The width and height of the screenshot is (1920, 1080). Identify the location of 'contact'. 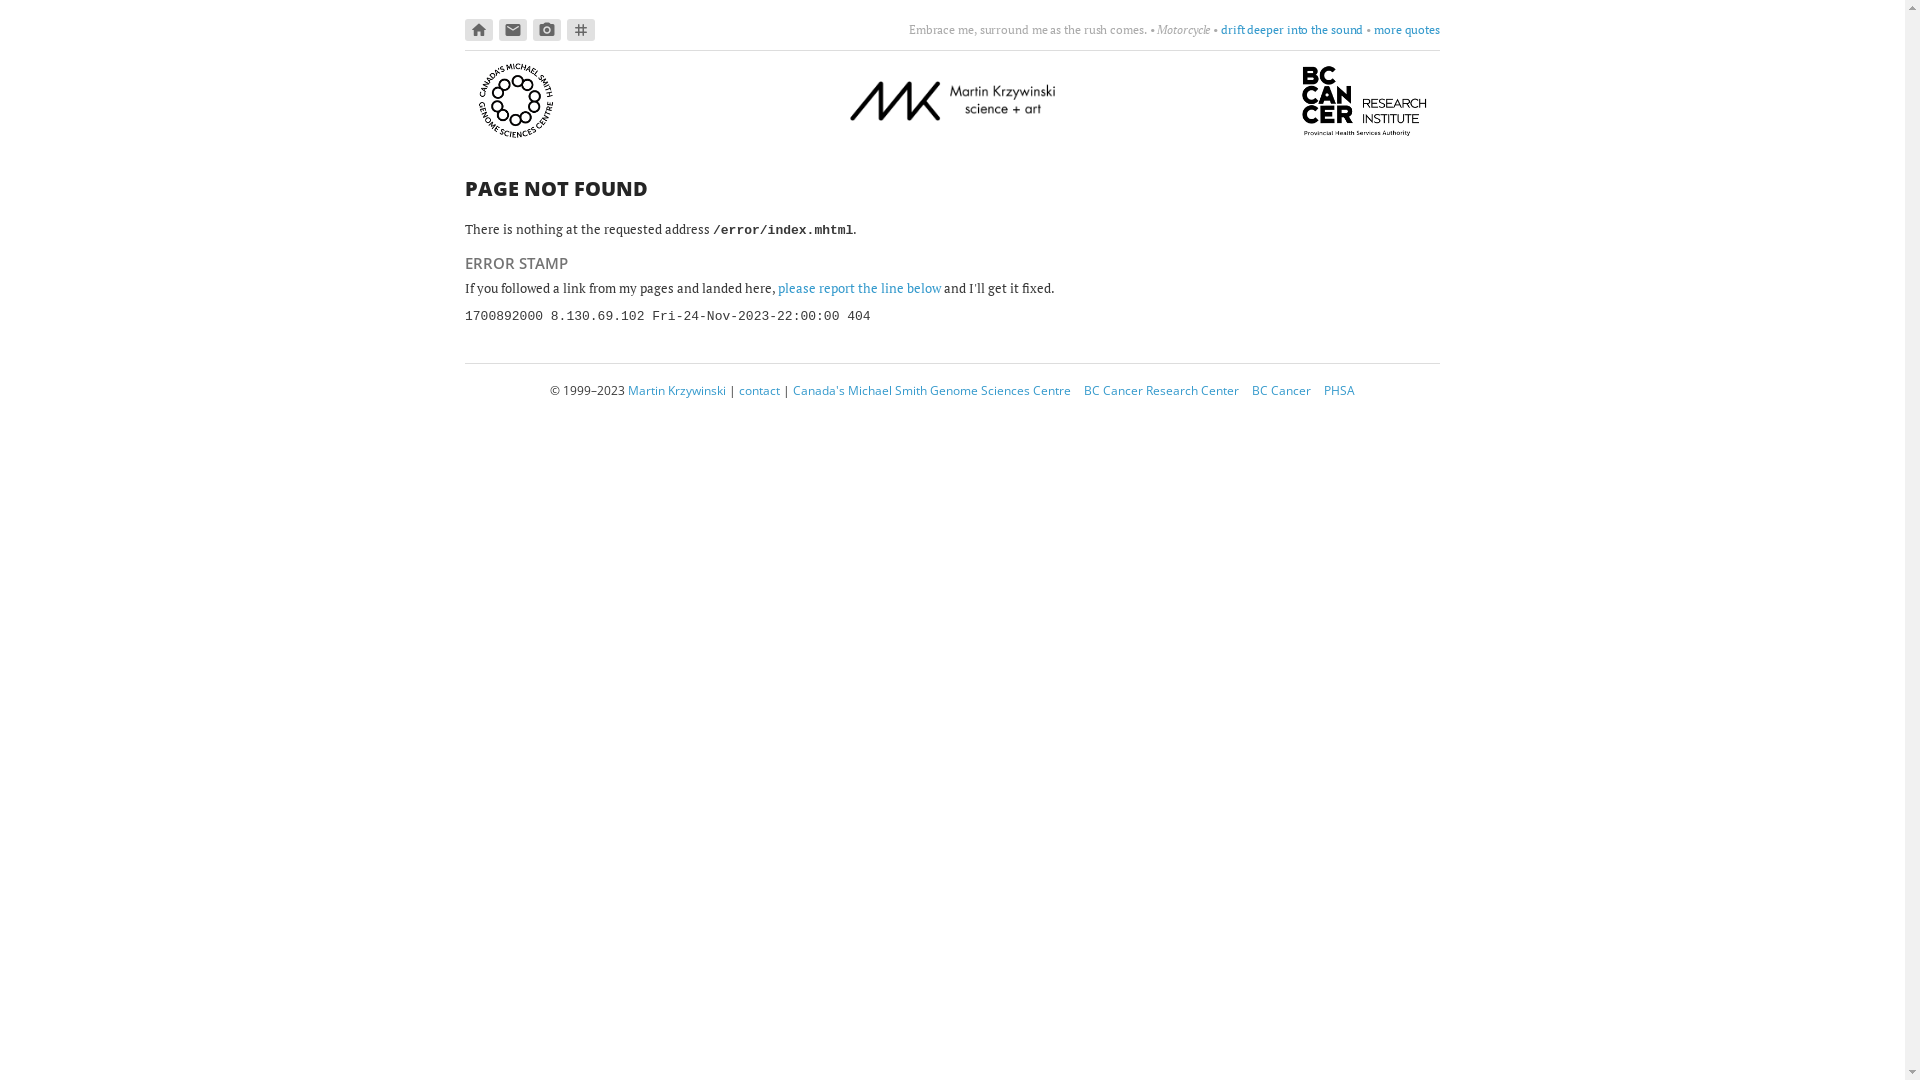
(758, 390).